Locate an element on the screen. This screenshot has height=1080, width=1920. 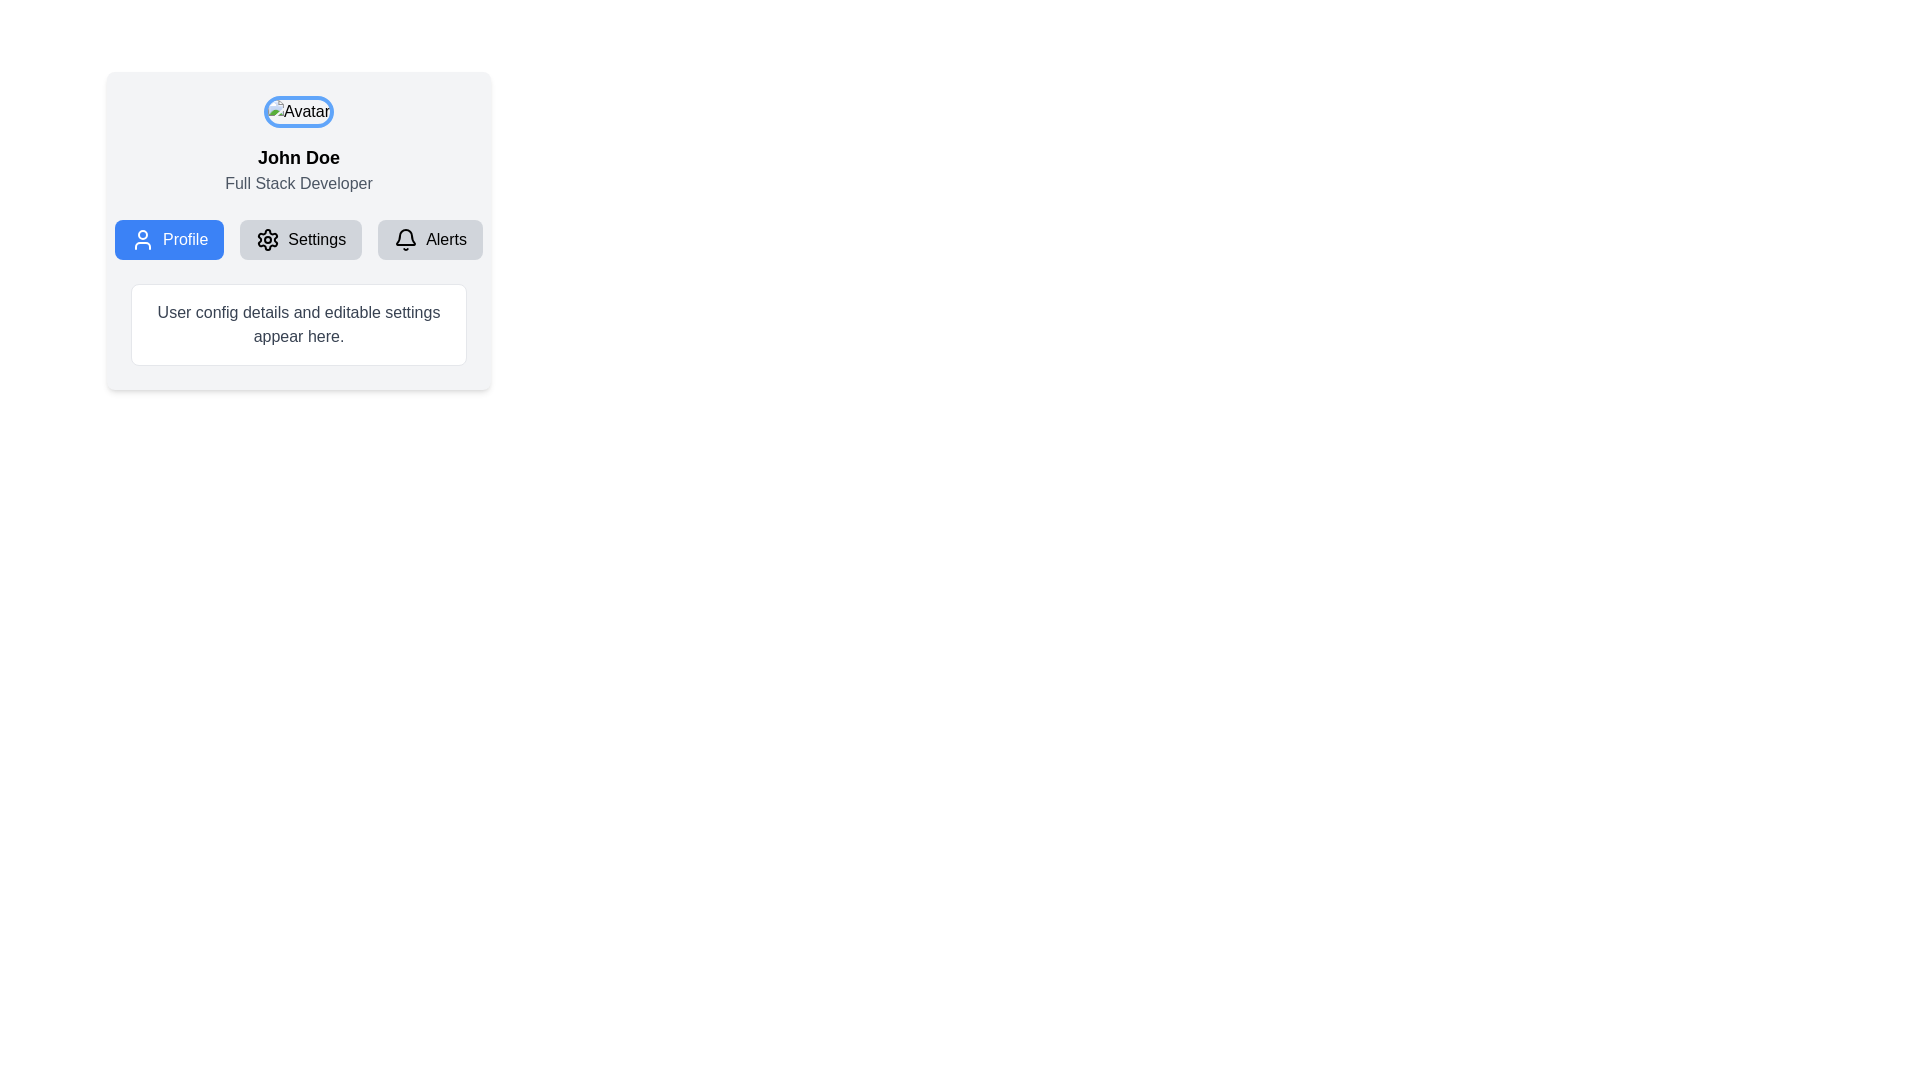
the 'Alerts' button, which is the third button in a horizontal sequence of three buttons, featuring a bell icon and the text 'Alerts' on a light gray background is located at coordinates (429, 238).